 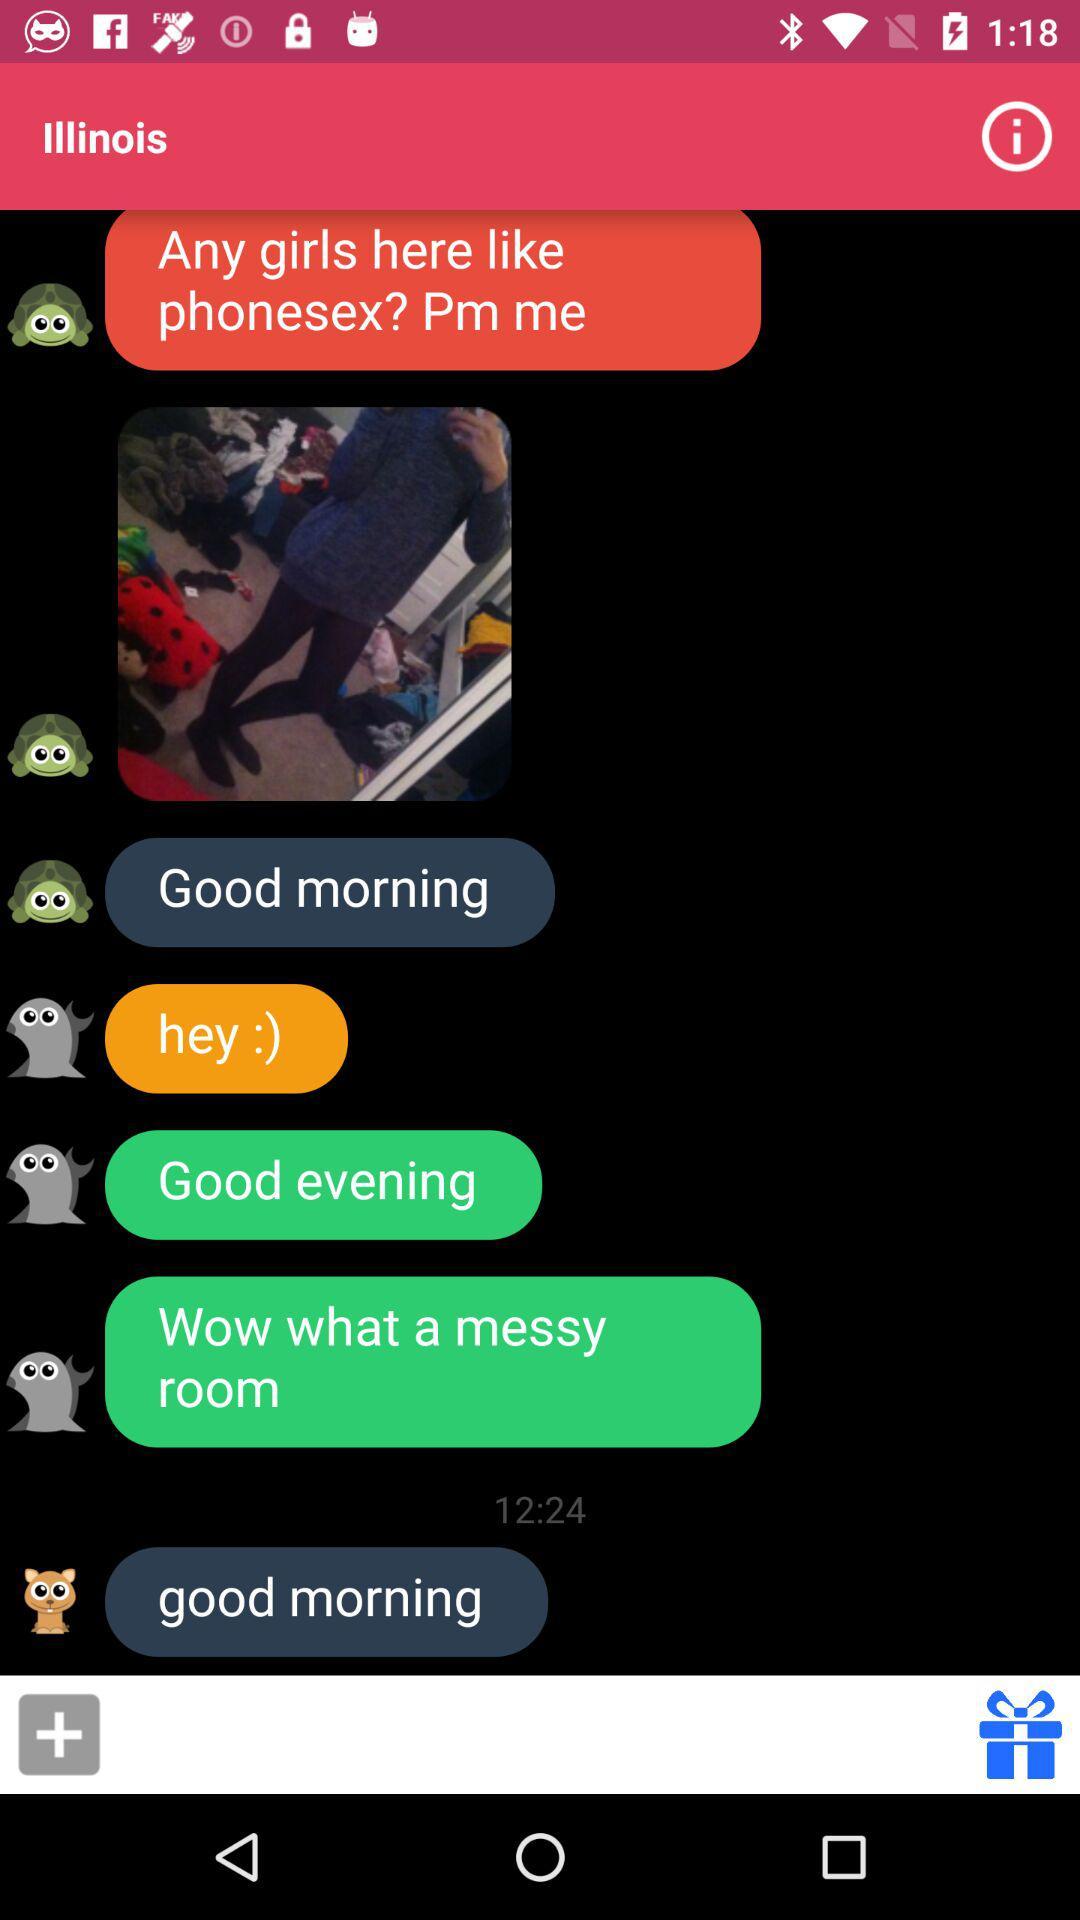 What do you see at coordinates (58, 1733) in the screenshot?
I see `person` at bounding box center [58, 1733].